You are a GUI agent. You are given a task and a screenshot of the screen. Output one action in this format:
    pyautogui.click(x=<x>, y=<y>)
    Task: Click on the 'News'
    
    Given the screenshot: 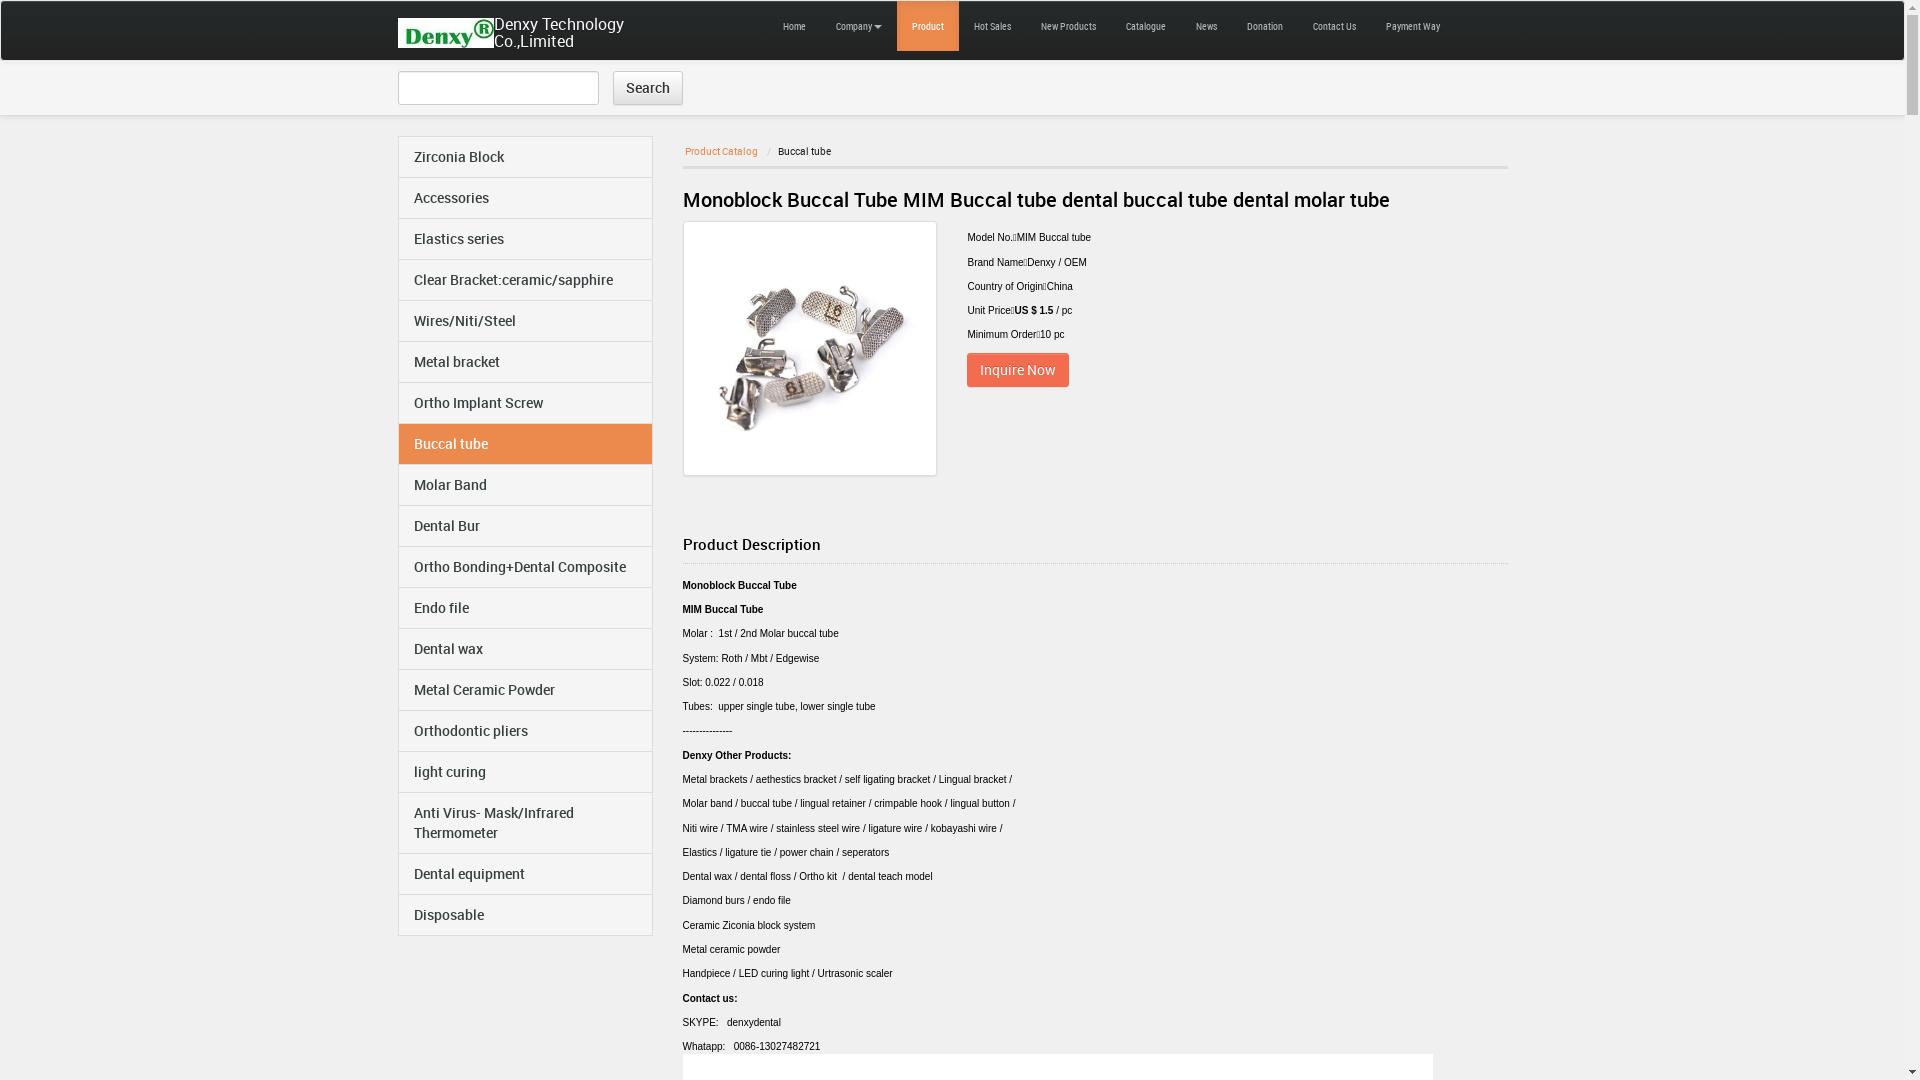 What is the action you would take?
    pyautogui.click(x=1204, y=26)
    